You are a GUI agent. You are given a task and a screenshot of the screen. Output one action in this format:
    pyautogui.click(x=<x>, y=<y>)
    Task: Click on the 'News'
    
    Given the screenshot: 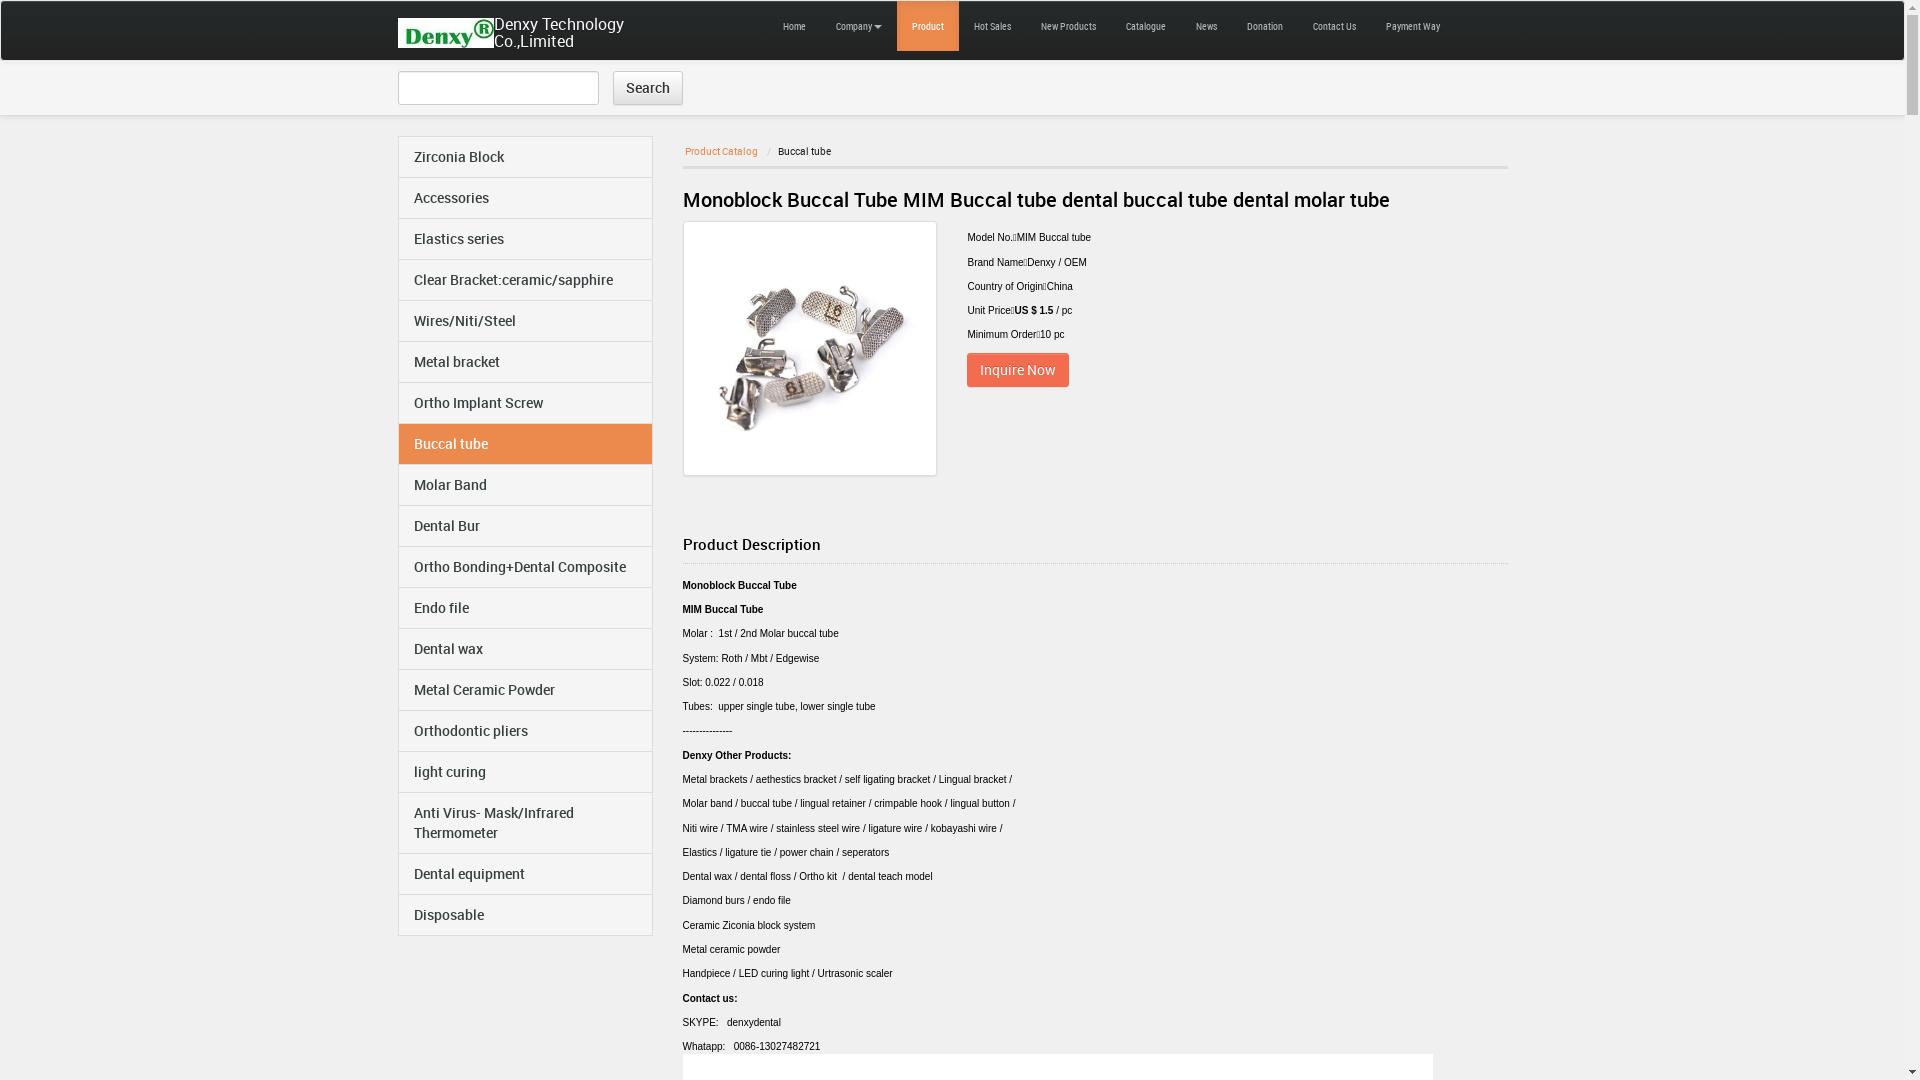 What is the action you would take?
    pyautogui.click(x=1204, y=26)
    